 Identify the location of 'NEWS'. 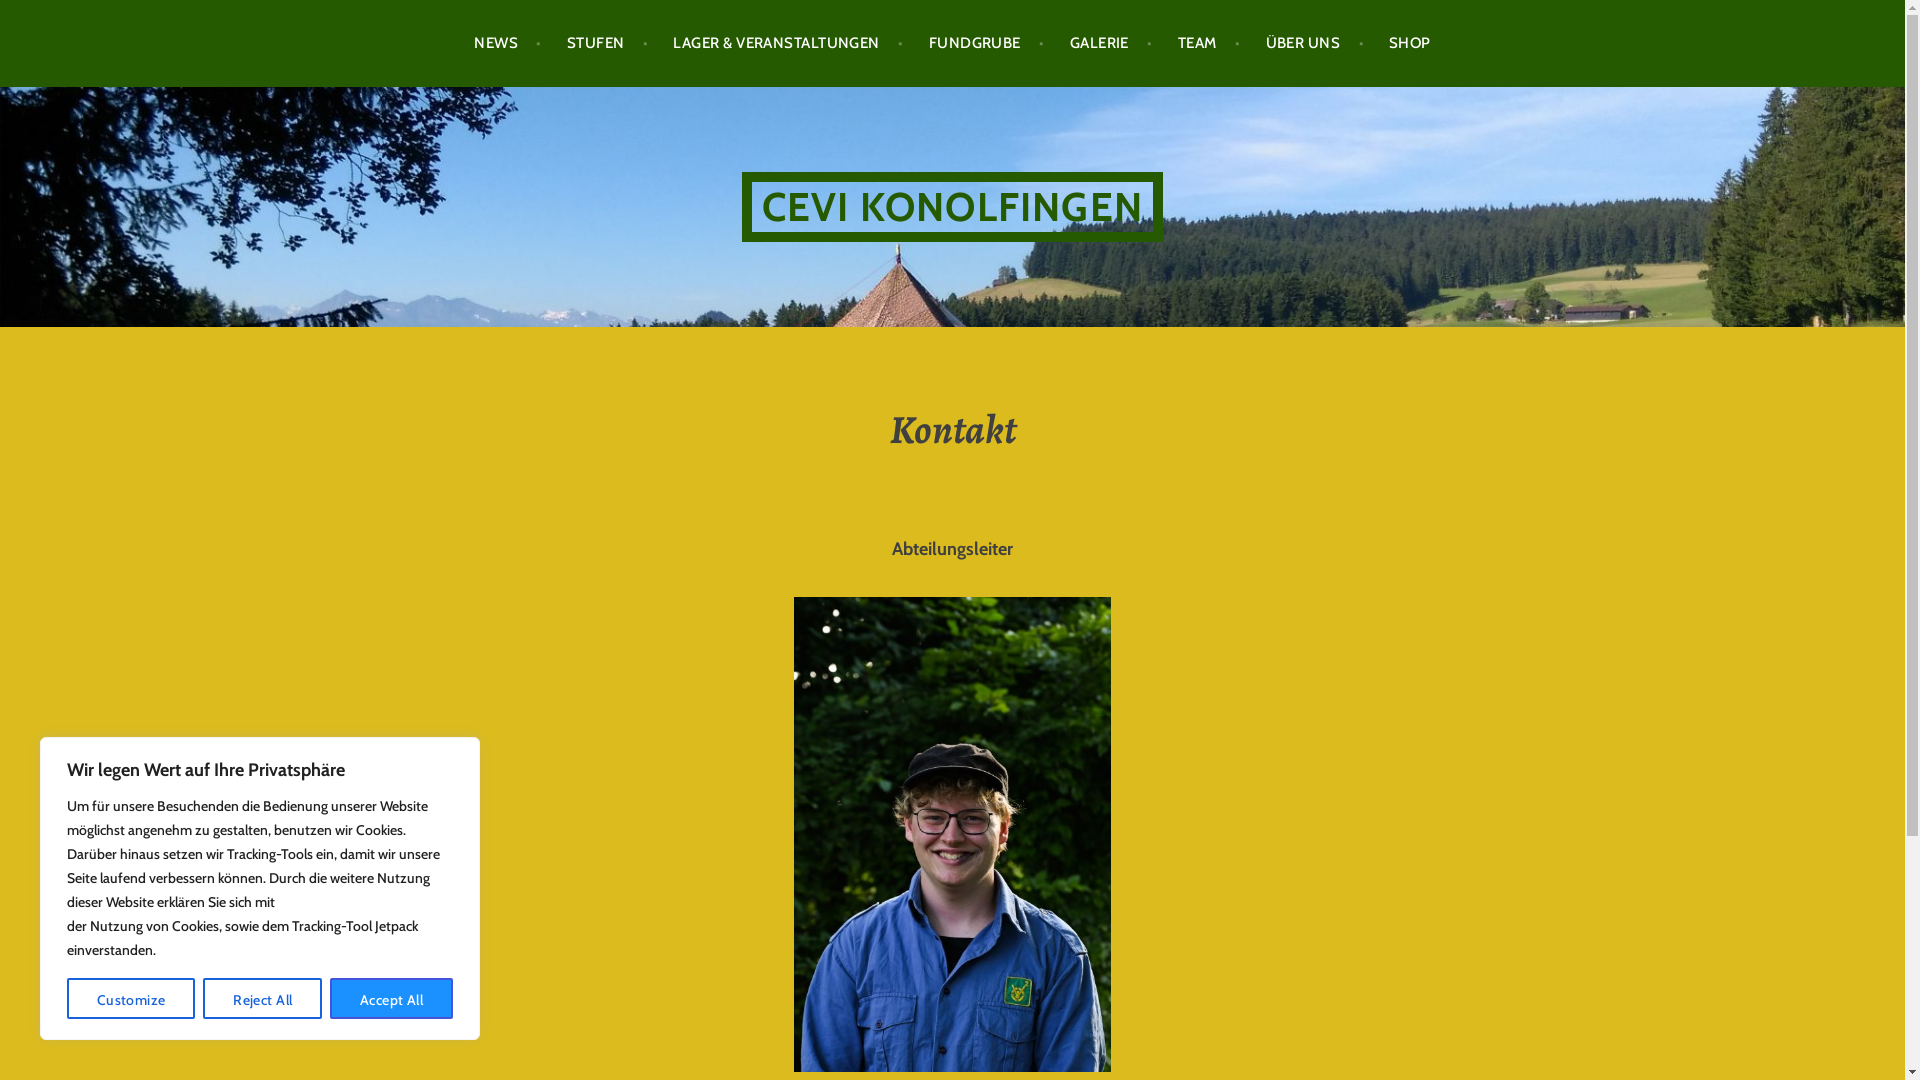
(508, 43).